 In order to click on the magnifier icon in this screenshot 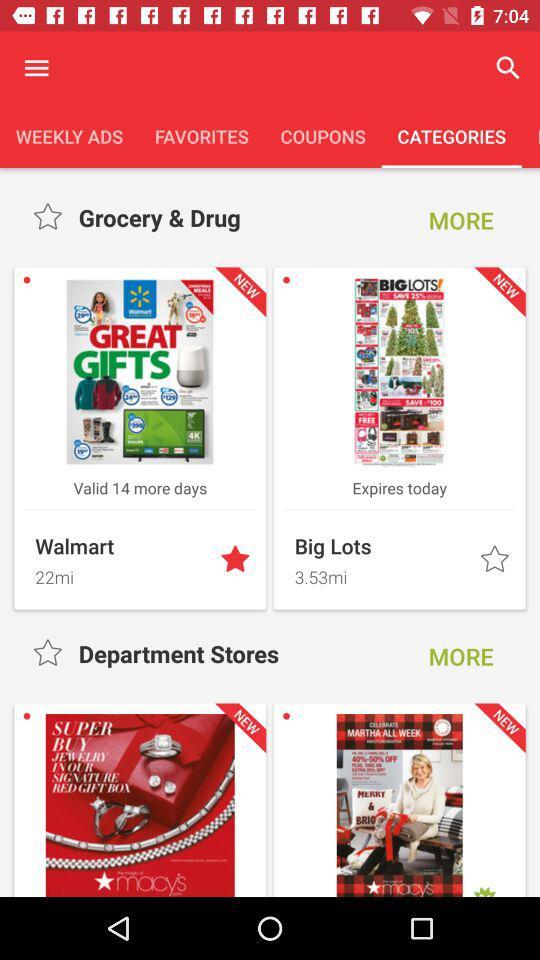, I will do `click(508, 68)`.